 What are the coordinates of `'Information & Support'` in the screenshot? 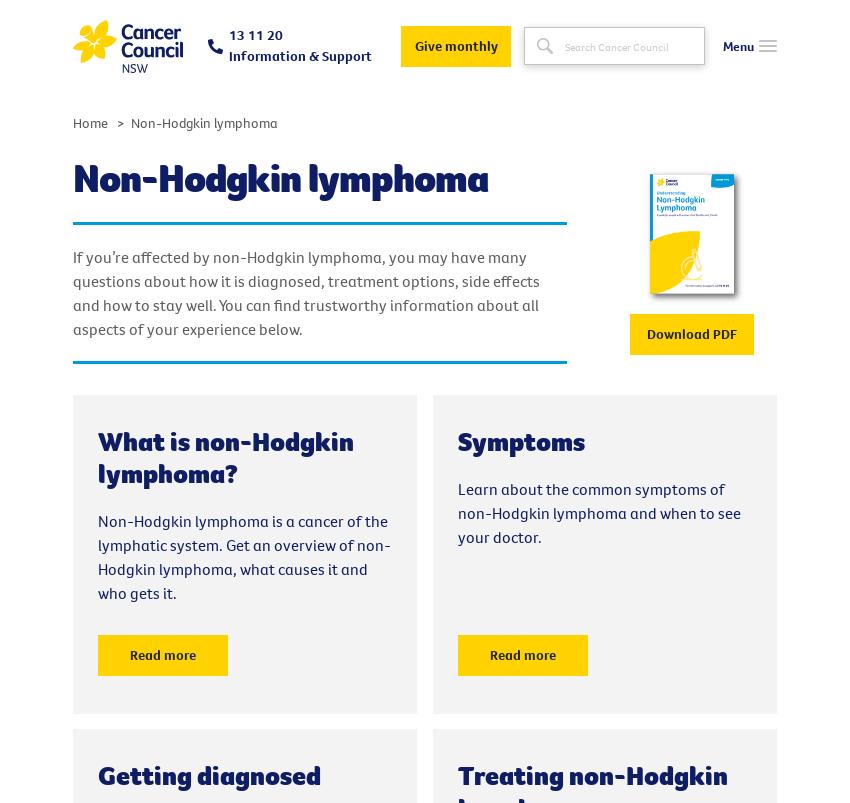 It's located at (300, 54).